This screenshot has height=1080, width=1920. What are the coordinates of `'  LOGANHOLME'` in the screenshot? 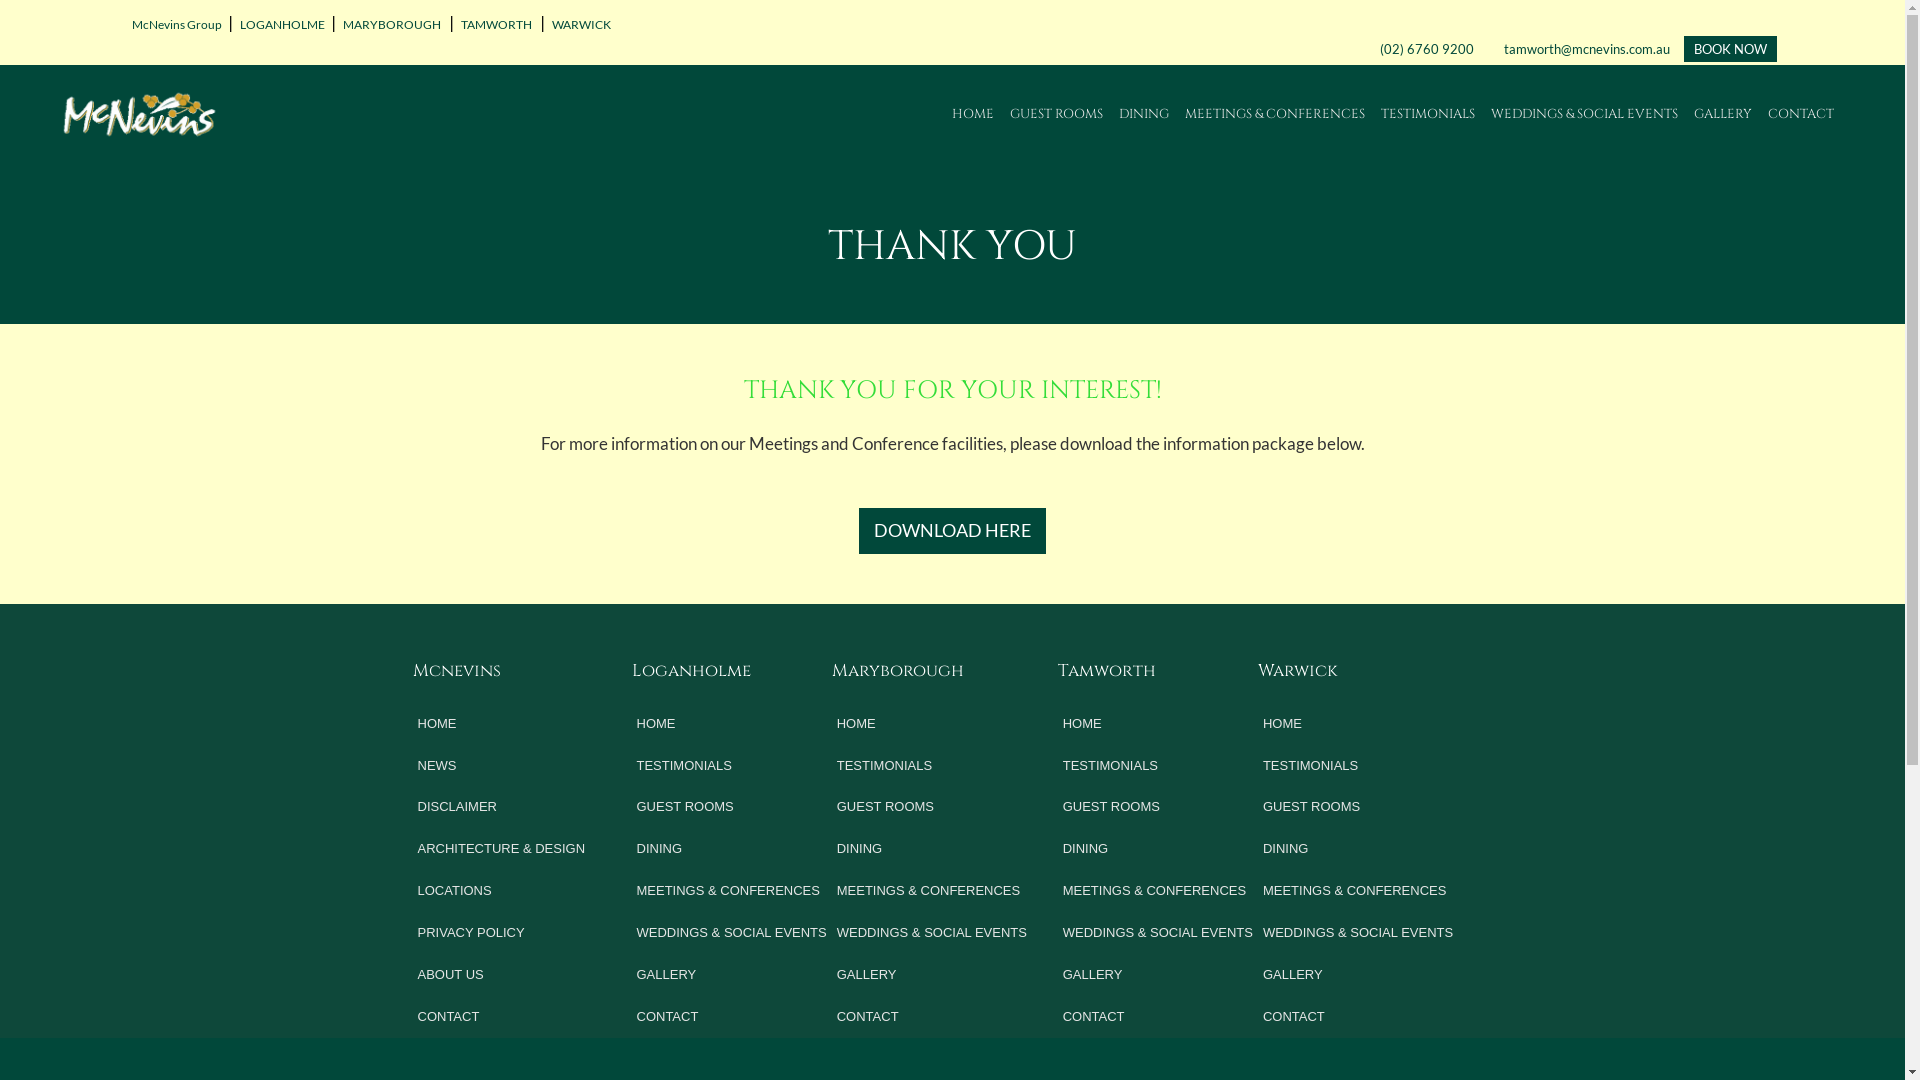 It's located at (279, 24).